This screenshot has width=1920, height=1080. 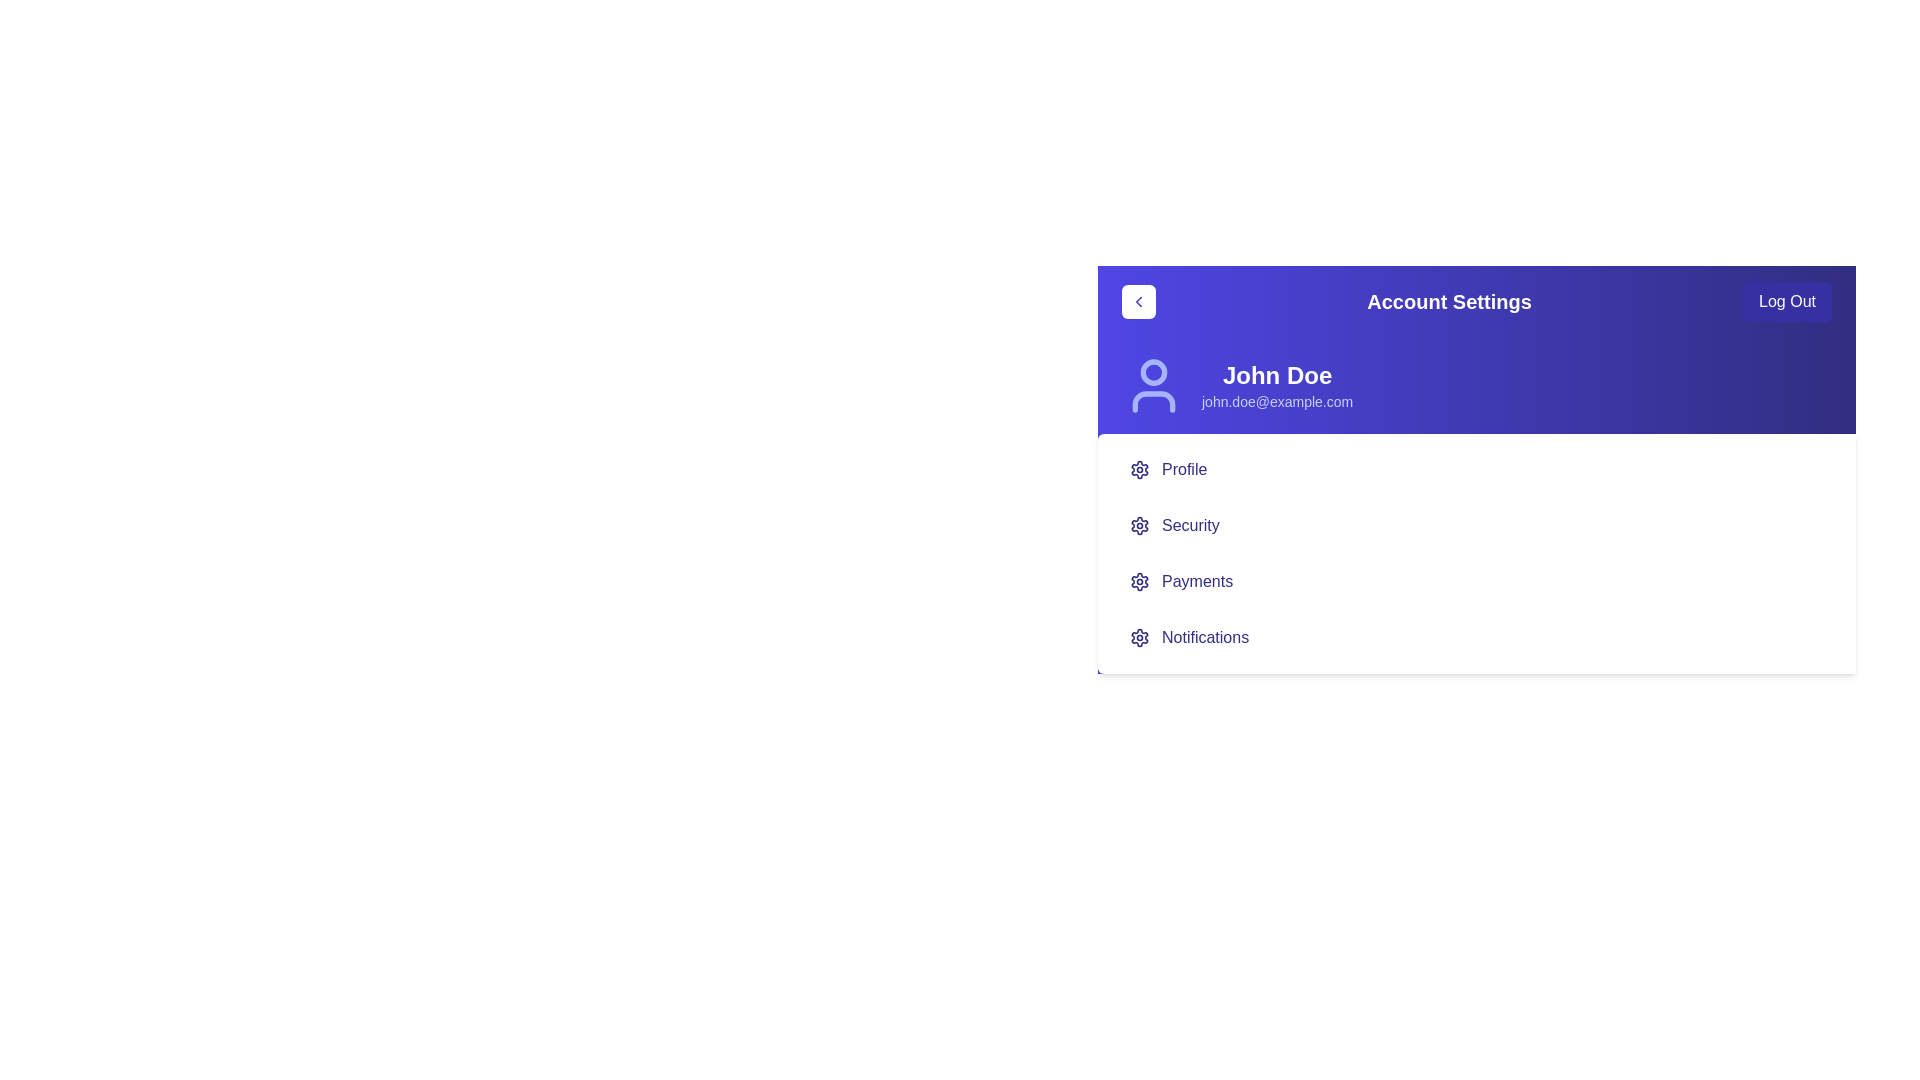 What do you see at coordinates (1449, 301) in the screenshot?
I see `the 'Account Settings' text label, which is displayed in white, bold font against a purple background, located in the horizontal bar at the top of the interface` at bounding box center [1449, 301].